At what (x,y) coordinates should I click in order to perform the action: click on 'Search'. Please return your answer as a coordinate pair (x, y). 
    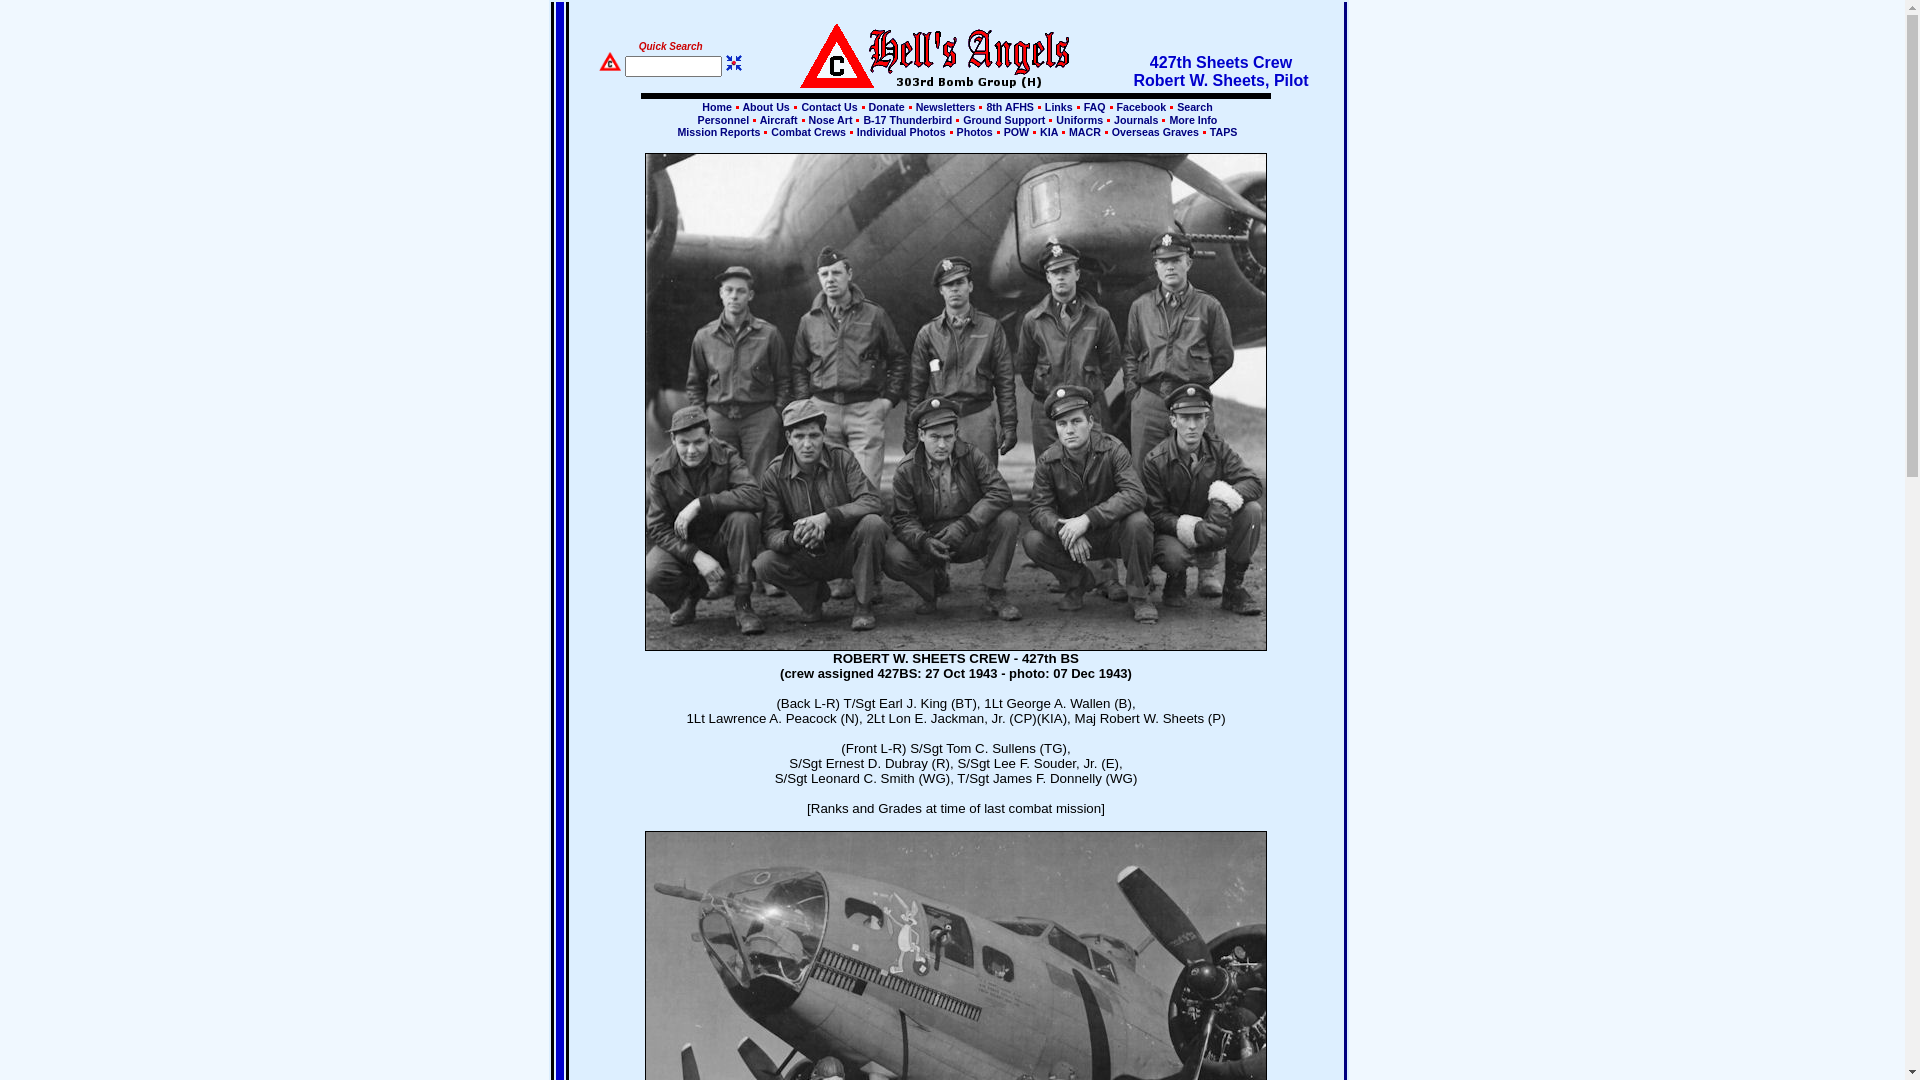
    Looking at the image, I should click on (1193, 107).